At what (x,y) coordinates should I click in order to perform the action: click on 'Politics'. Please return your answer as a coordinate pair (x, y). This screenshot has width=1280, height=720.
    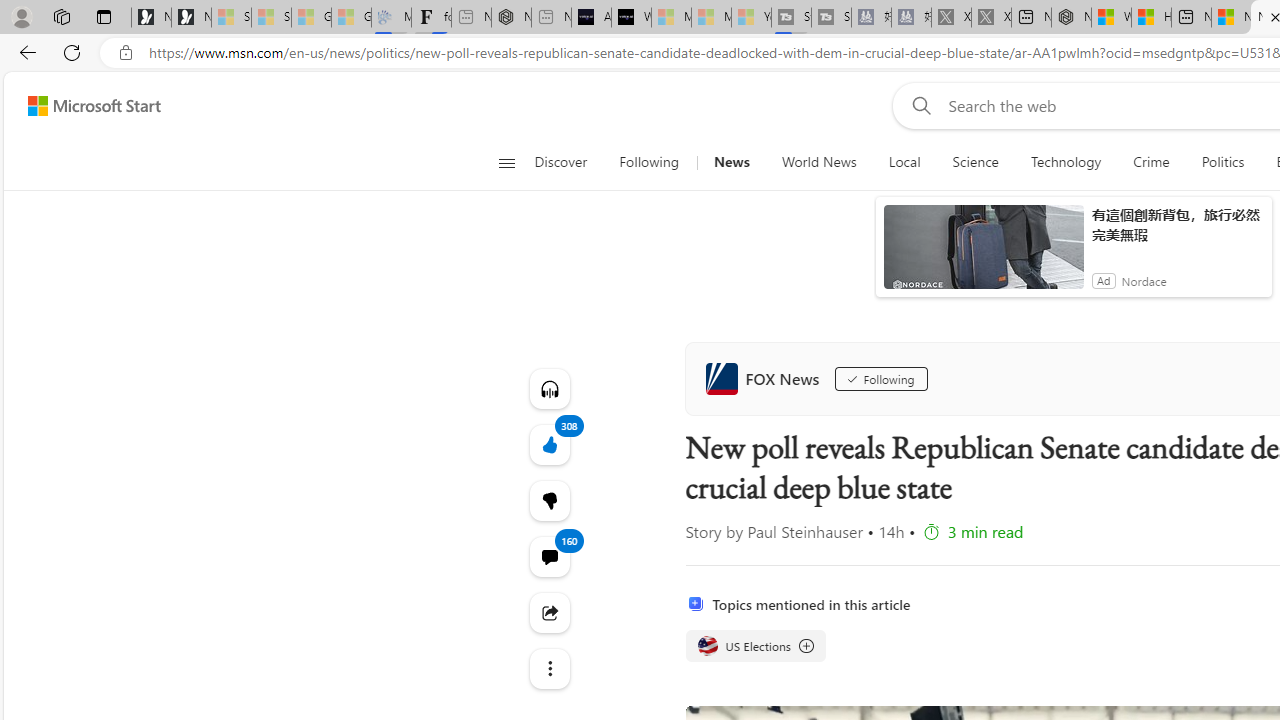
    Looking at the image, I should click on (1222, 162).